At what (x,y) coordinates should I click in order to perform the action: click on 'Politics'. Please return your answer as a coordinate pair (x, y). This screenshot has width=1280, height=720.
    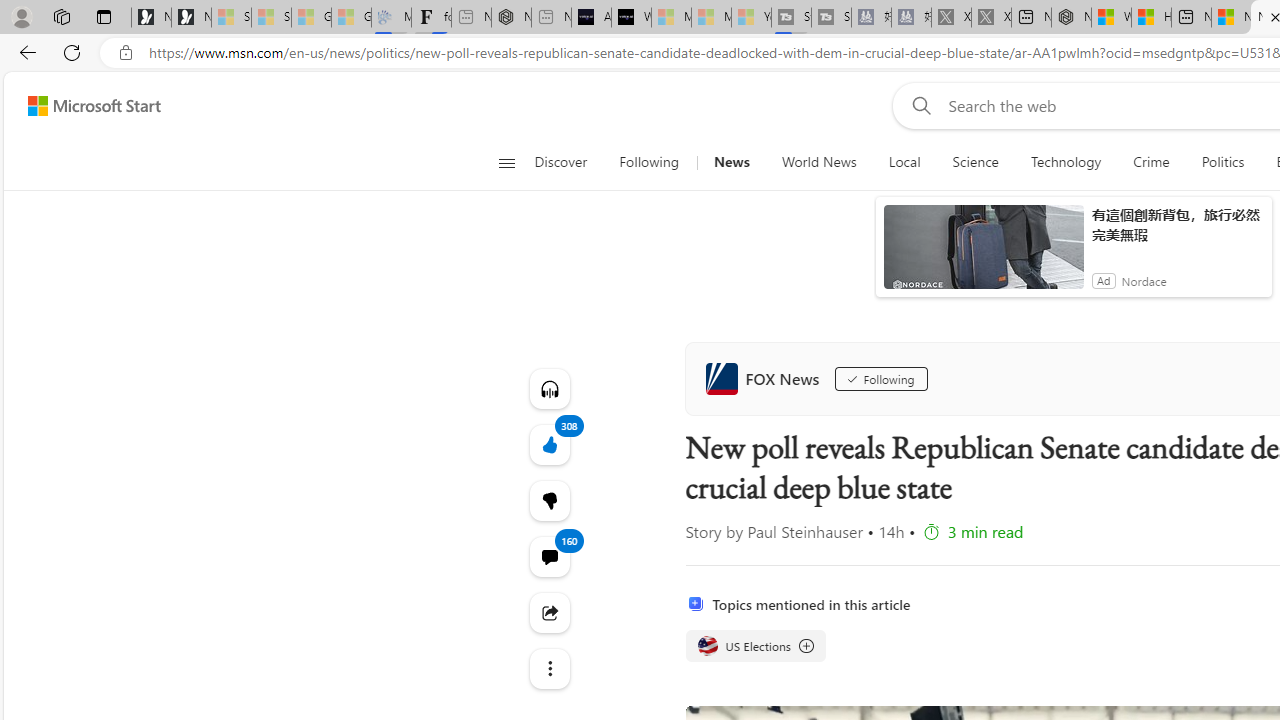
    Looking at the image, I should click on (1222, 162).